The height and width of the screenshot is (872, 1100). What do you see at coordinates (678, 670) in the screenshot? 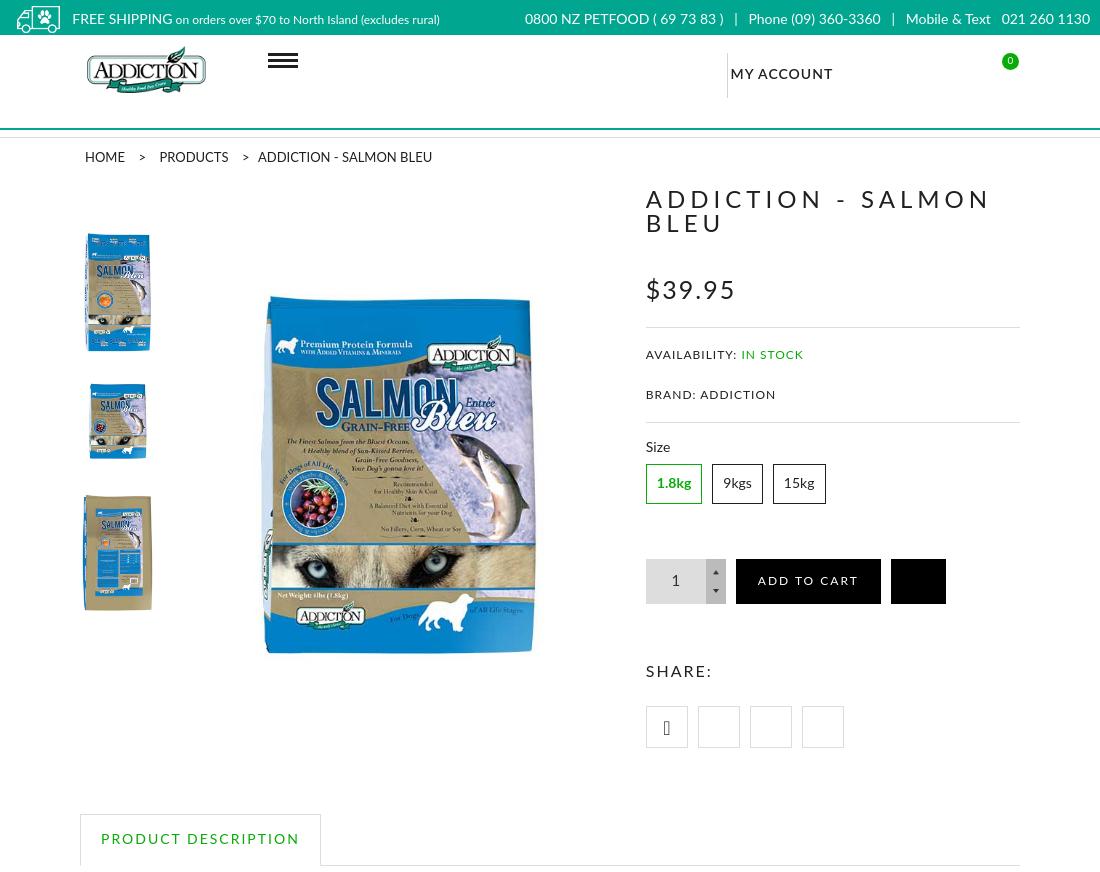
I see `'SHARE:'` at bounding box center [678, 670].